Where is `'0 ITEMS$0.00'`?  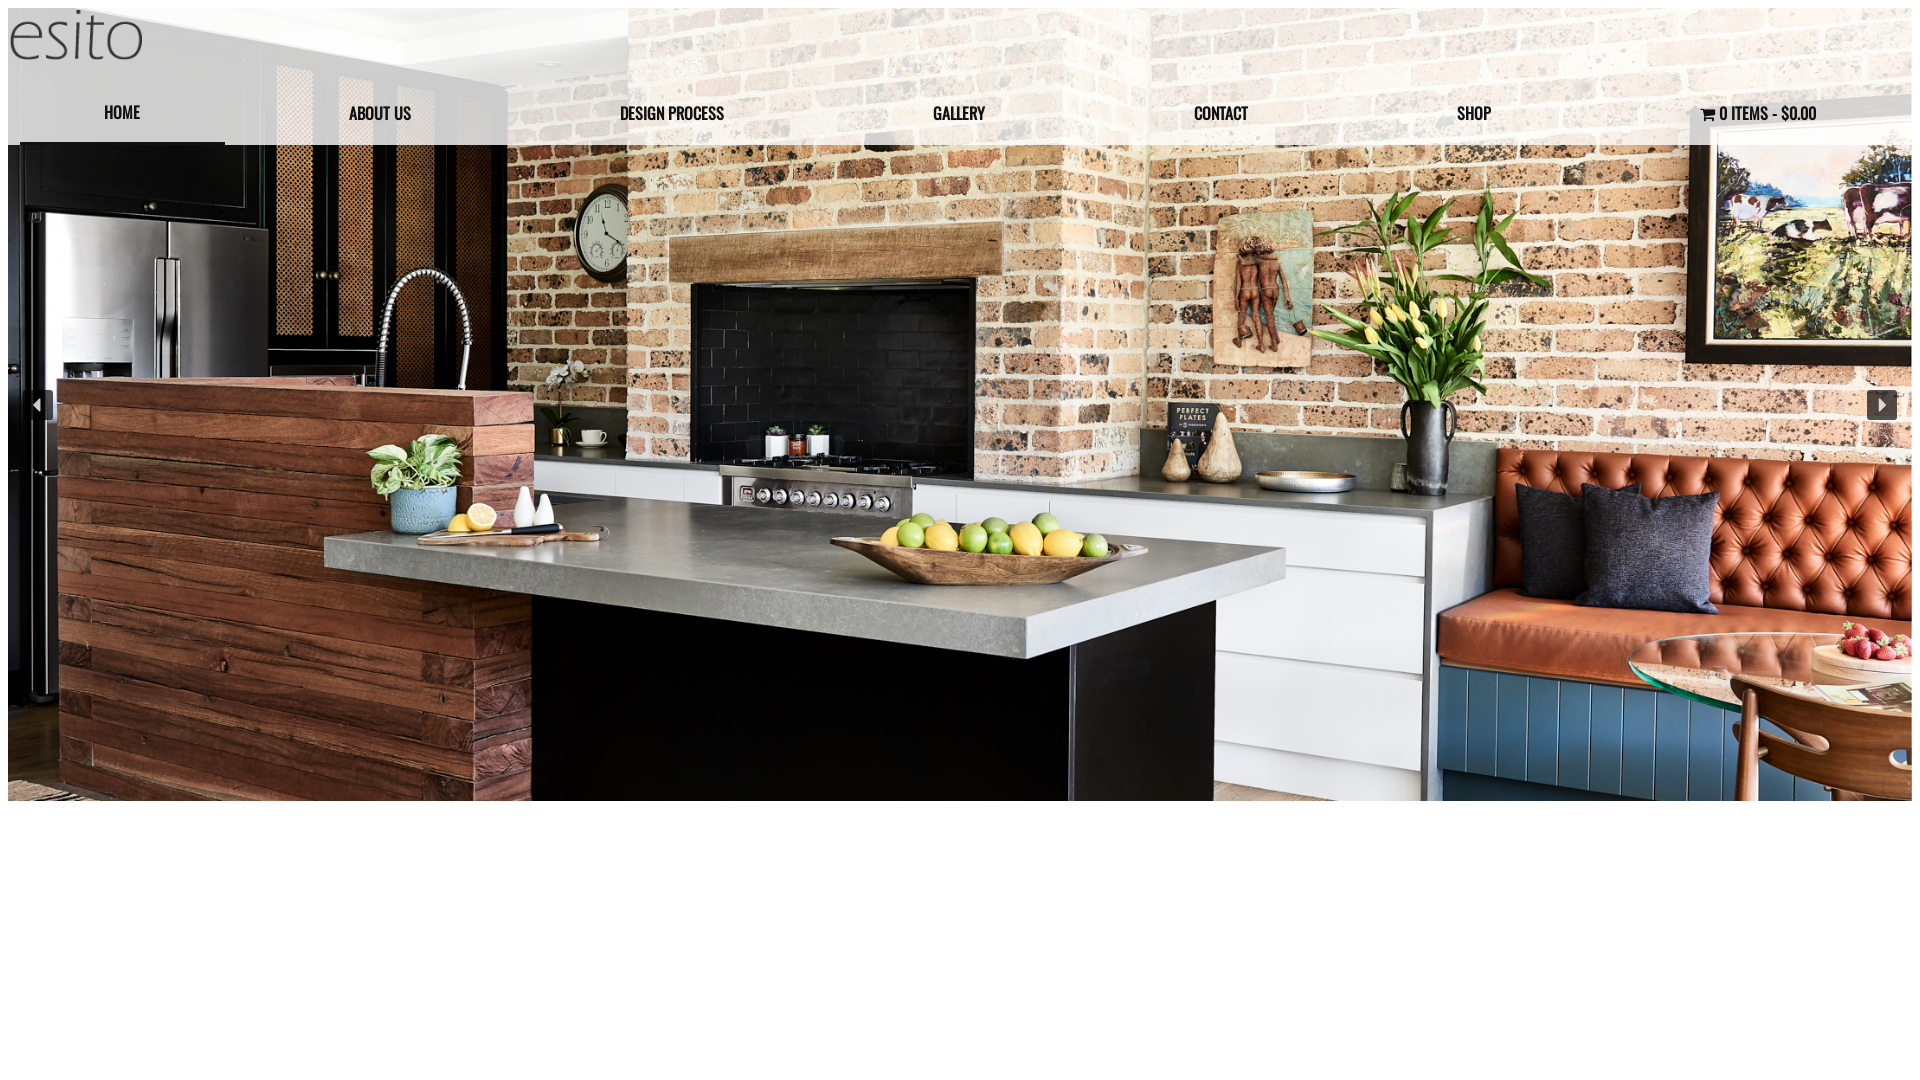 '0 ITEMS$0.00' is located at coordinates (1756, 112).